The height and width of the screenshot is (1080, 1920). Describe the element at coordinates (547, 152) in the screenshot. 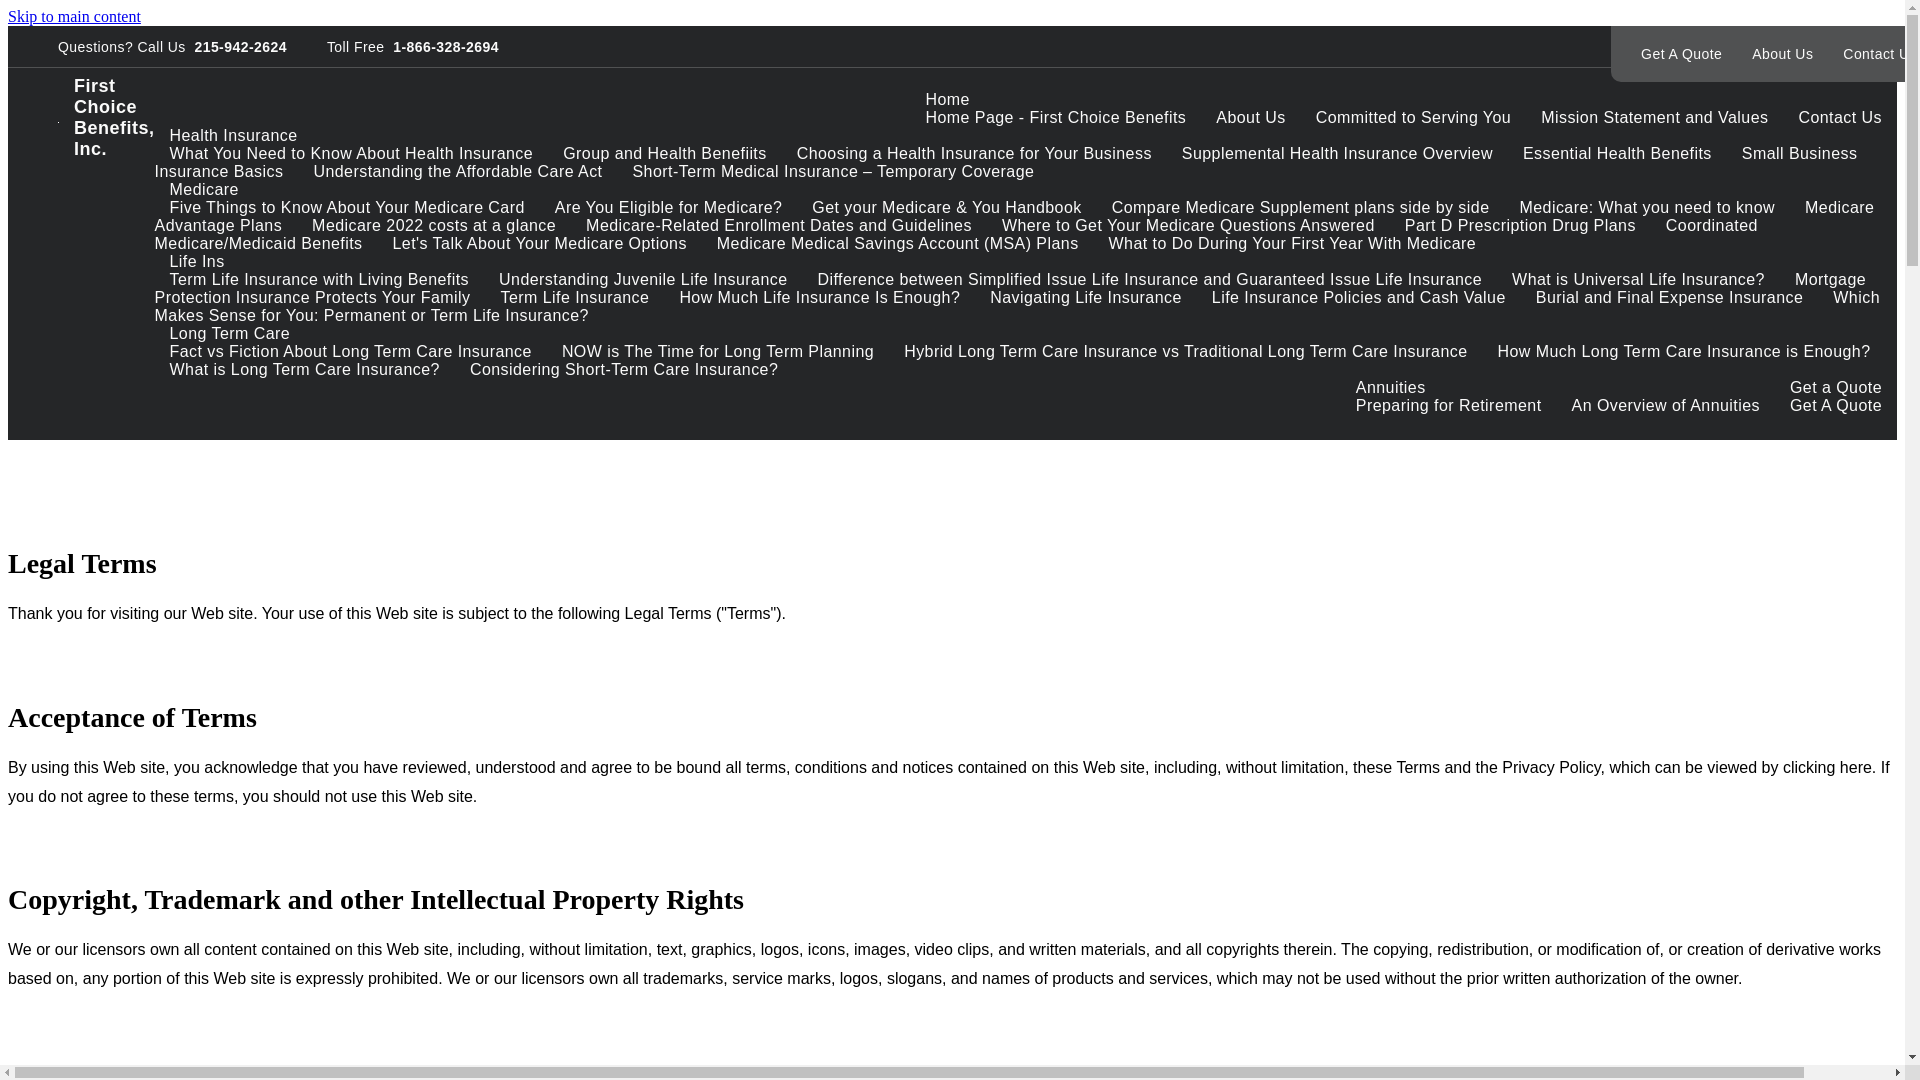

I see `'Group and Health Benefiits'` at that location.